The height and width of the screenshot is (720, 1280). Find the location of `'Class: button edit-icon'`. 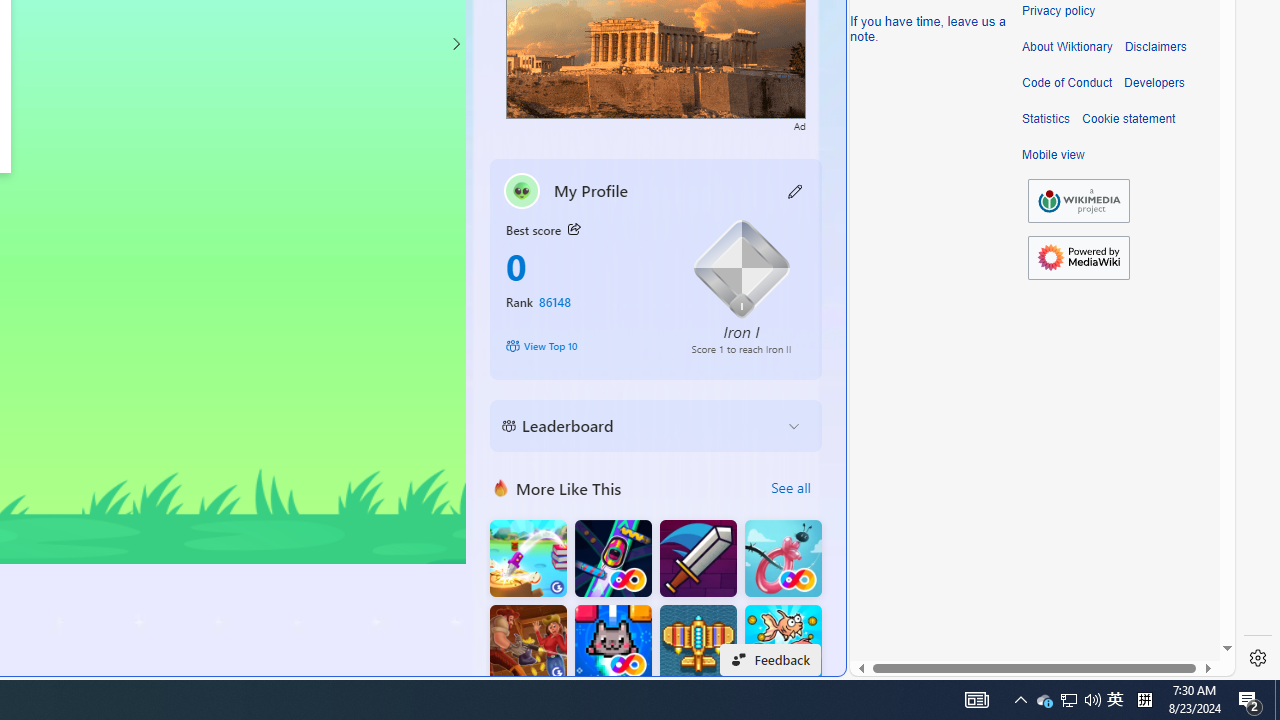

'Class: button edit-icon' is located at coordinates (795, 190).